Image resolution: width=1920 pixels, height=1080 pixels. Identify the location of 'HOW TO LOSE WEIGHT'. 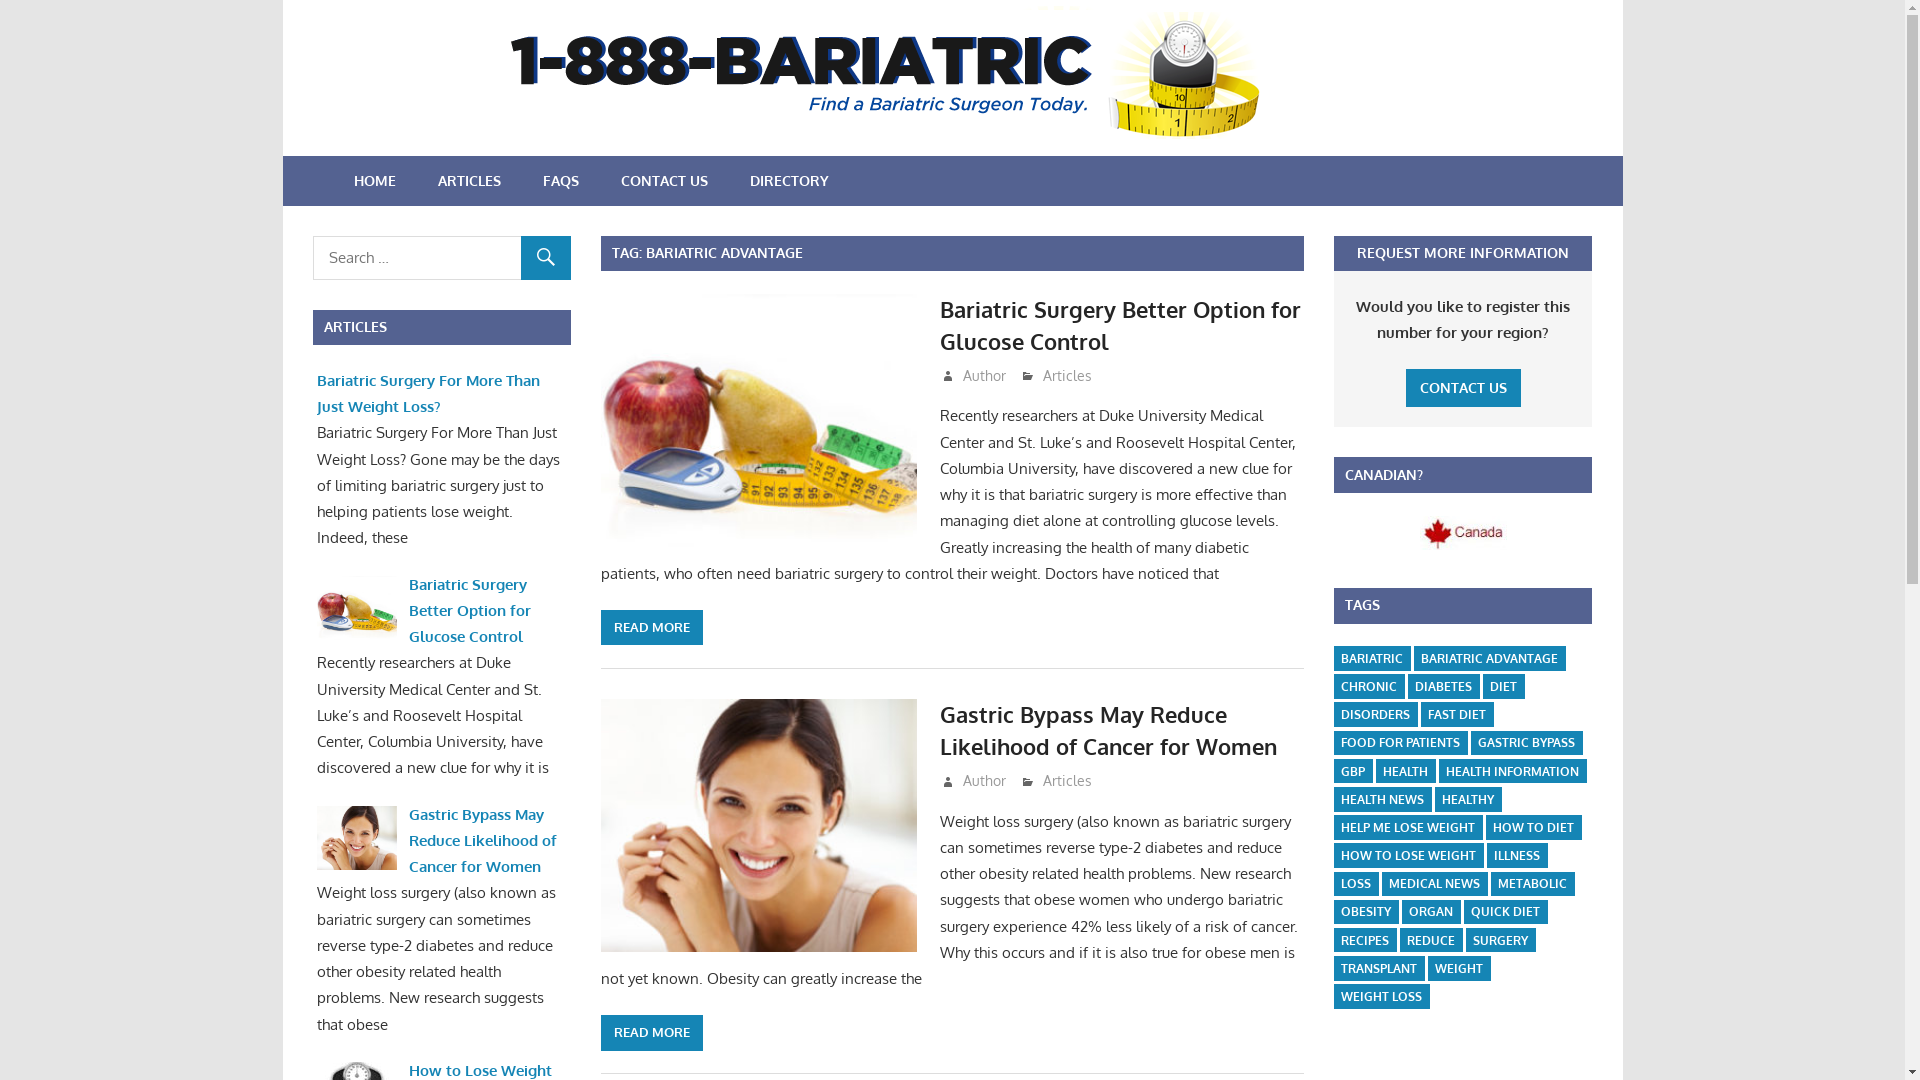
(1407, 855).